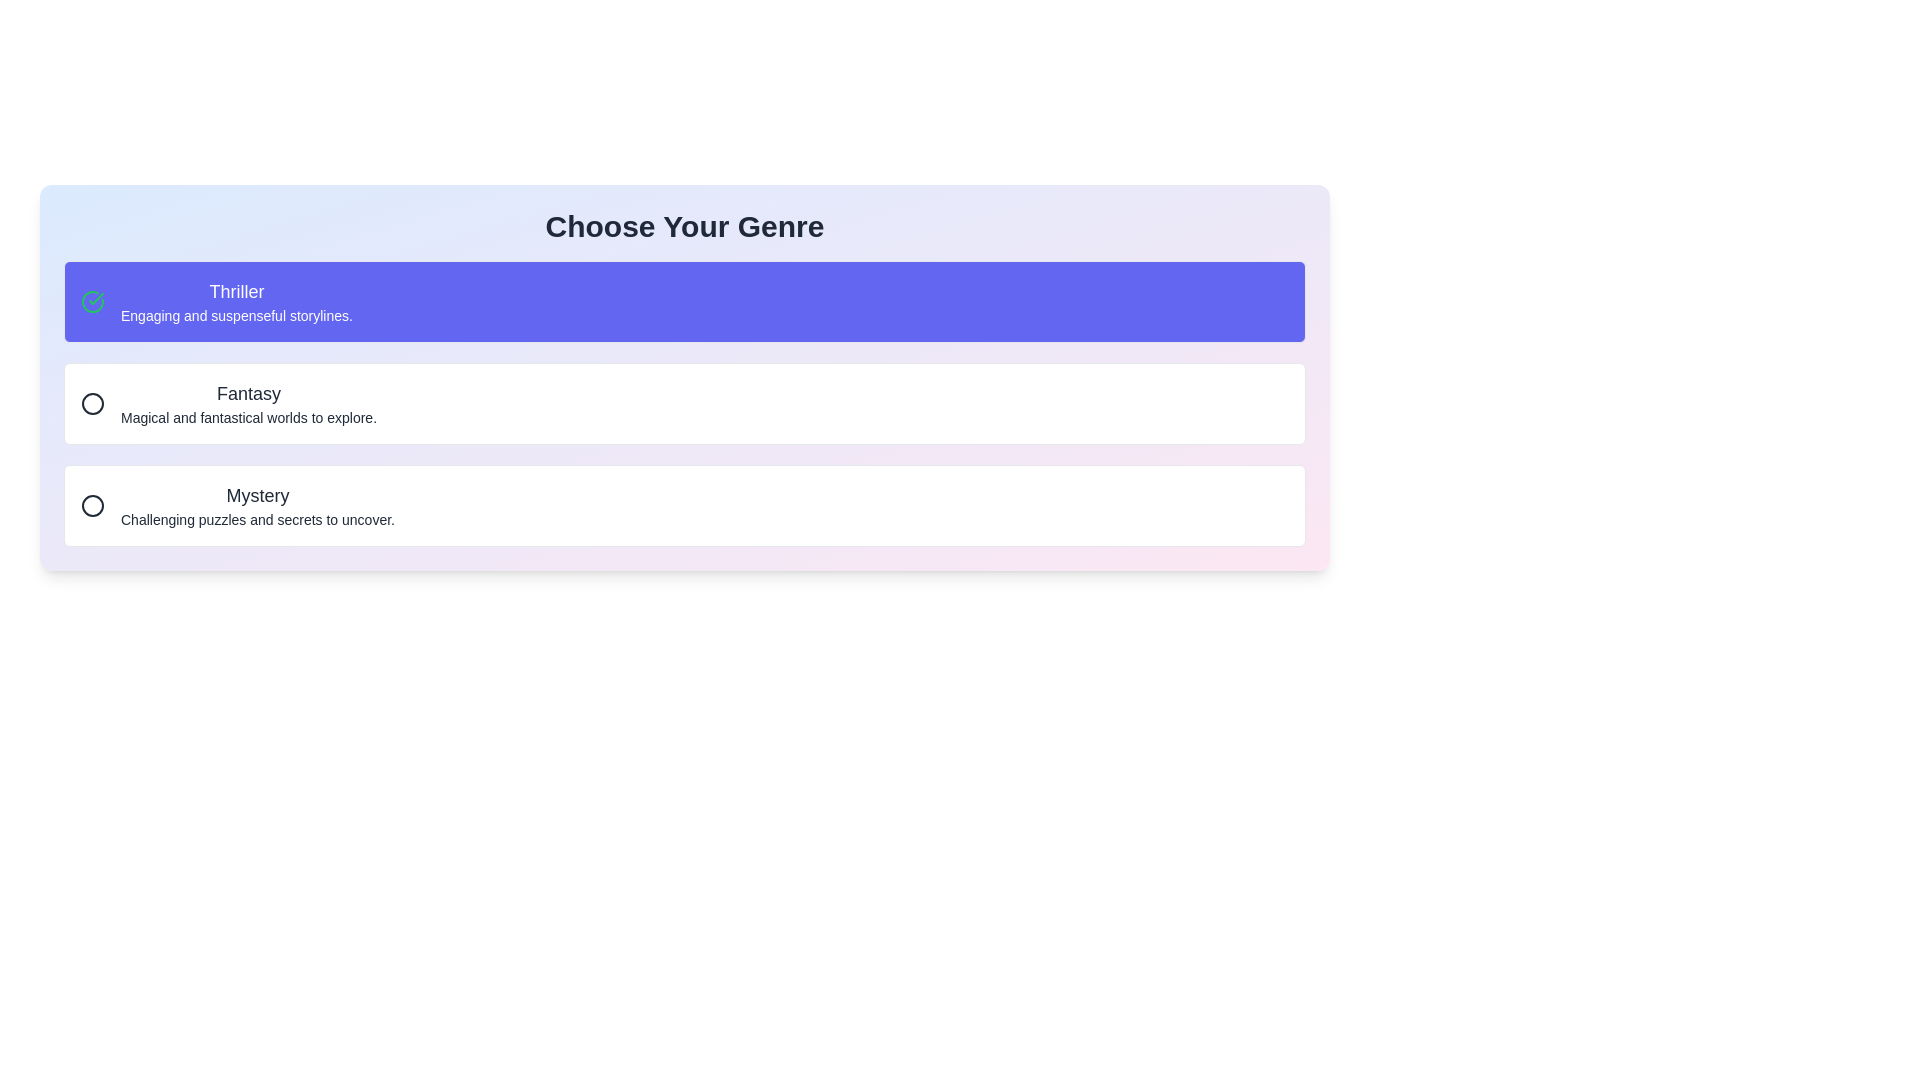  I want to click on the checkmark icon within the green circular icon indicating completion, located to the left of the text 'Thriller', so click(95, 299).